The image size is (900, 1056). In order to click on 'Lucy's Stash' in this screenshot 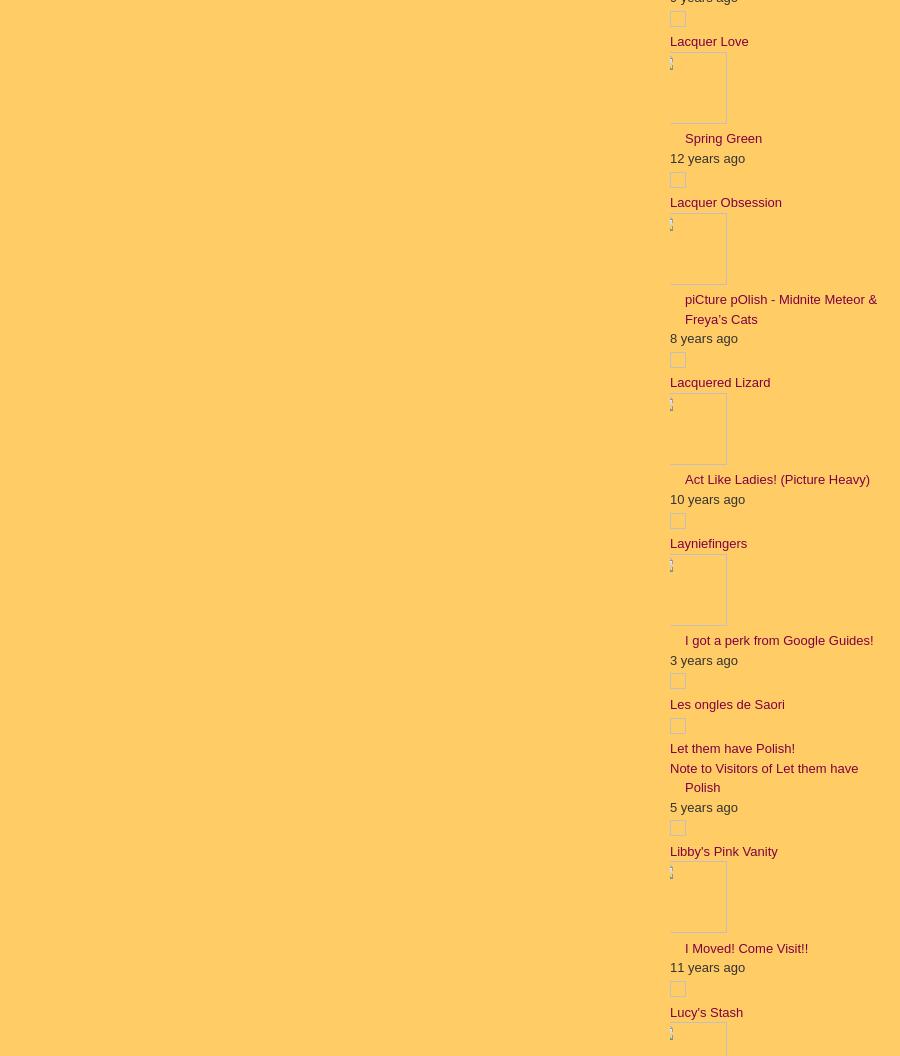, I will do `click(705, 1010)`.